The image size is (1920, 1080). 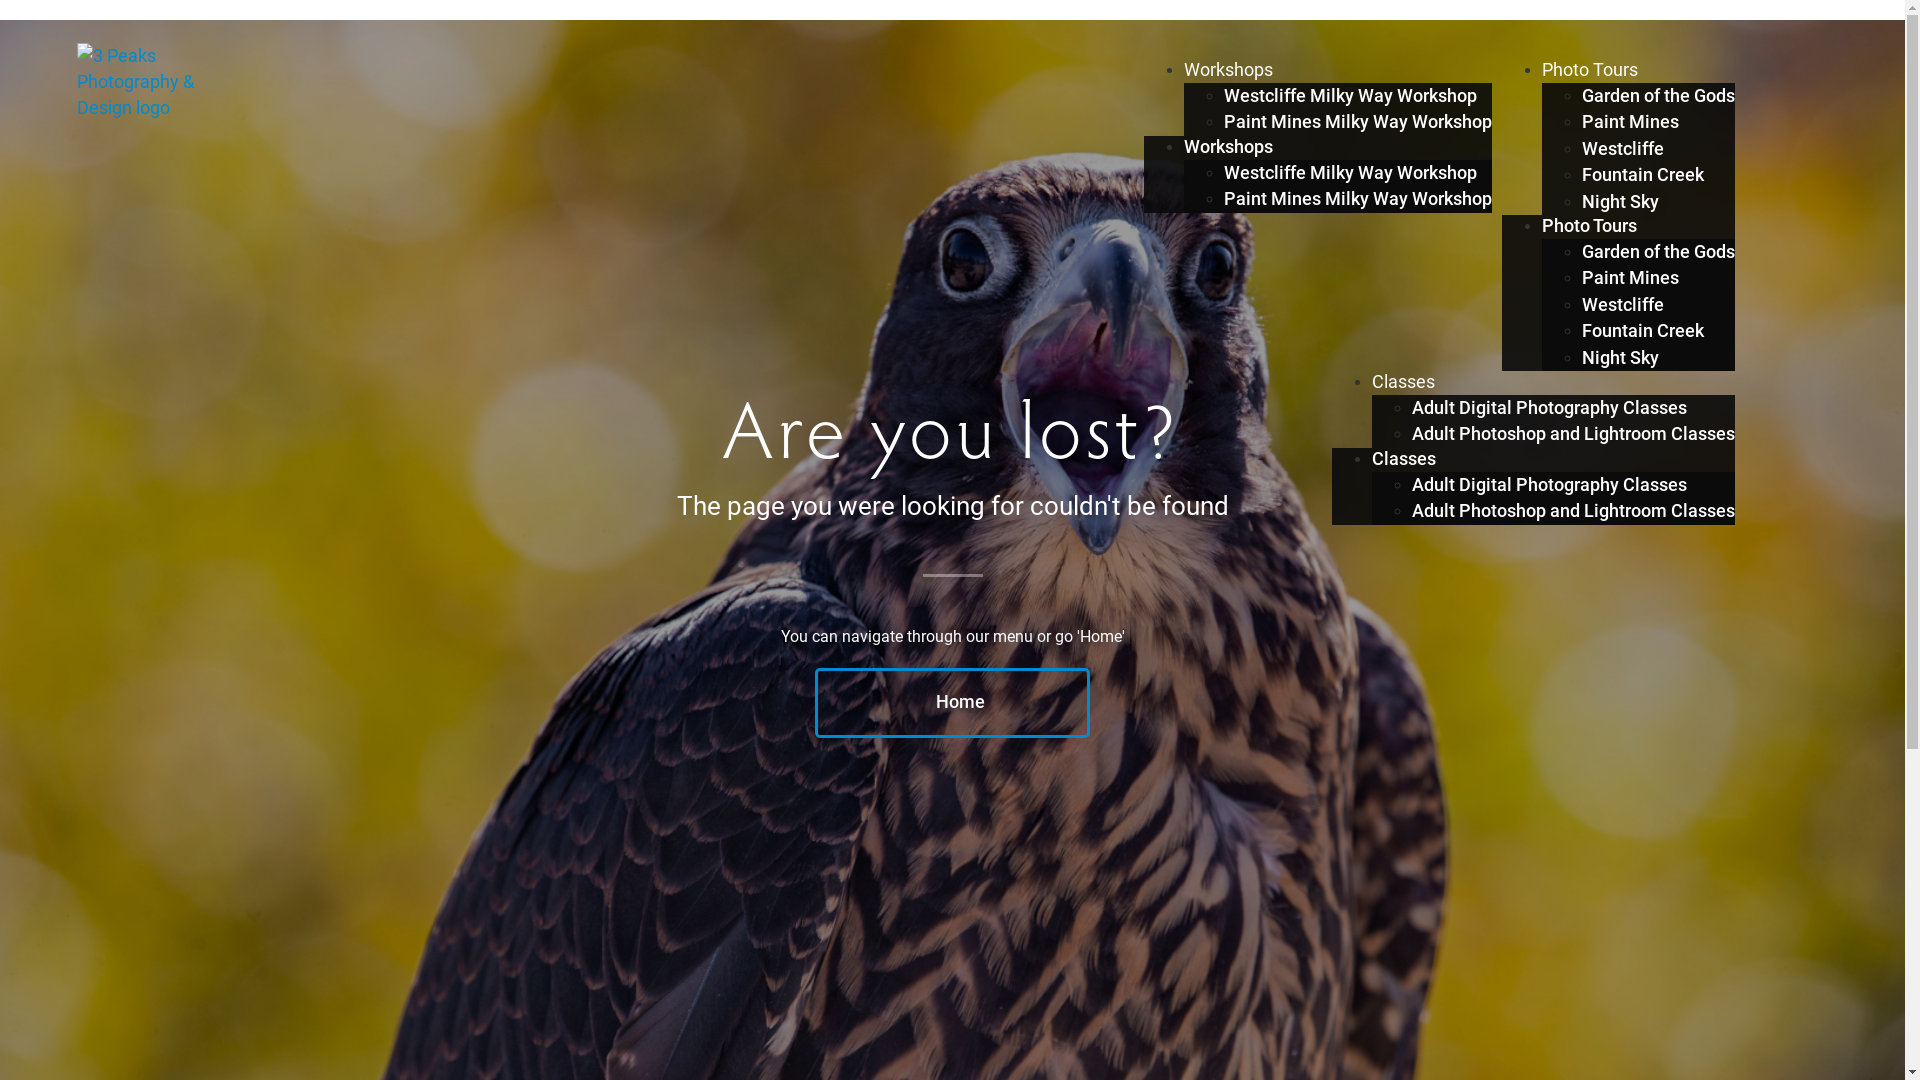 What do you see at coordinates (1622, 304) in the screenshot?
I see `'Westcliffe'` at bounding box center [1622, 304].